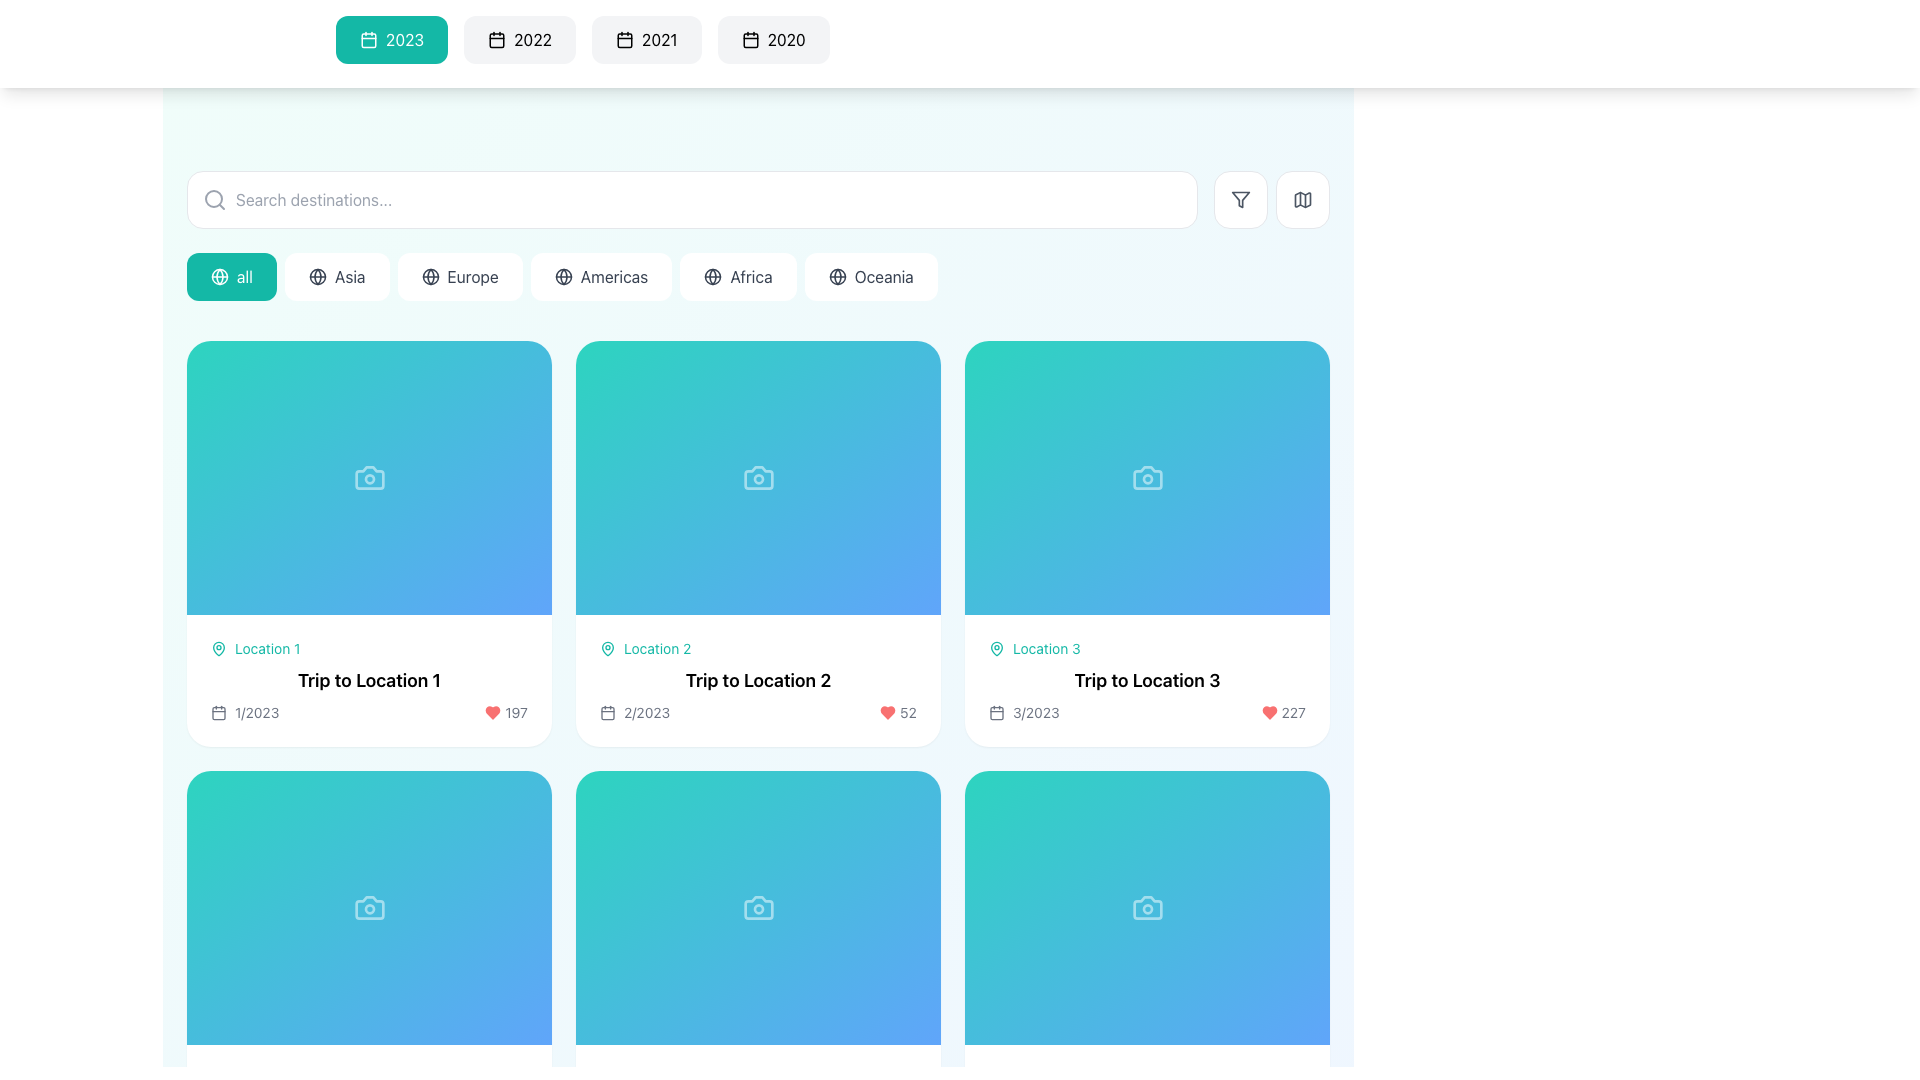 This screenshot has height=1080, width=1920. I want to click on the button labeled 'Oceania', which features a globe icon and is styled with a white background, from its current position in the horizontal list of region buttons, so click(871, 277).